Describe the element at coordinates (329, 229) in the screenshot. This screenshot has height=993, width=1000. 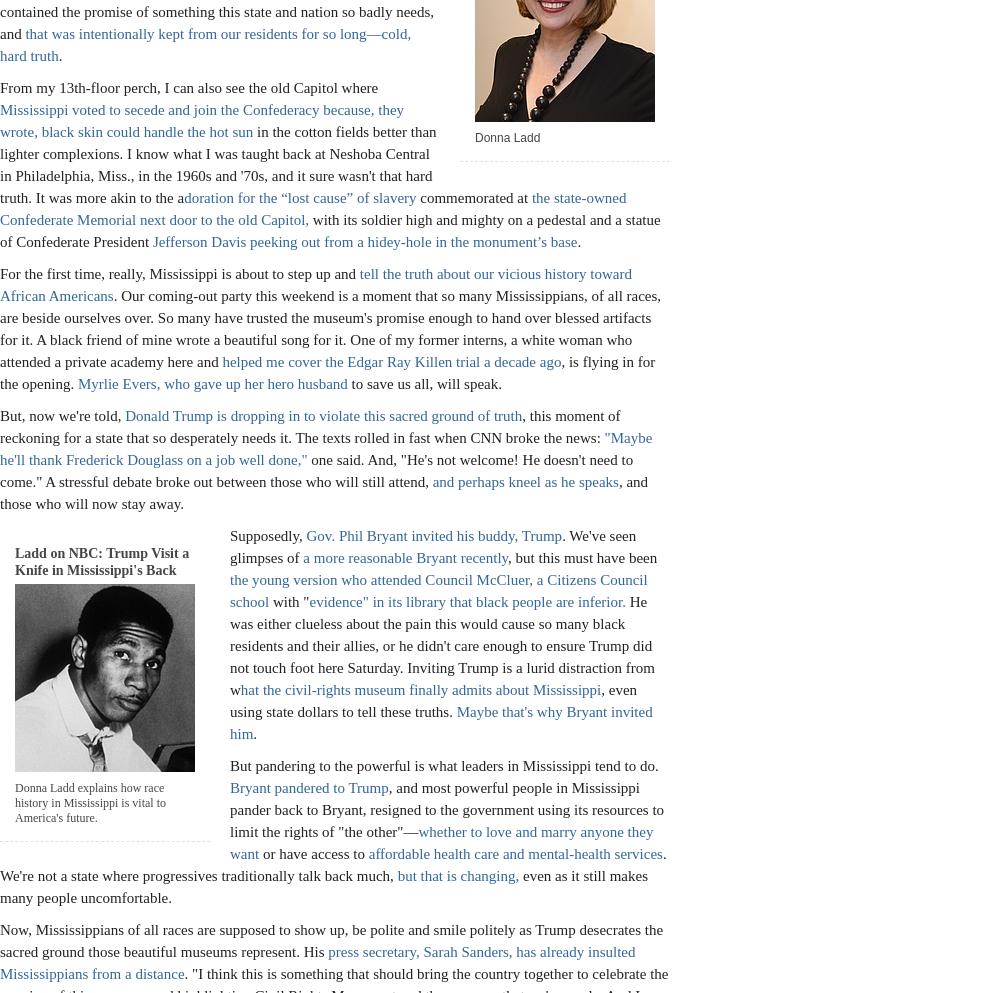
I see `'with its soldier high and mighty on a pedestal and a statue of Confederate President'` at that location.